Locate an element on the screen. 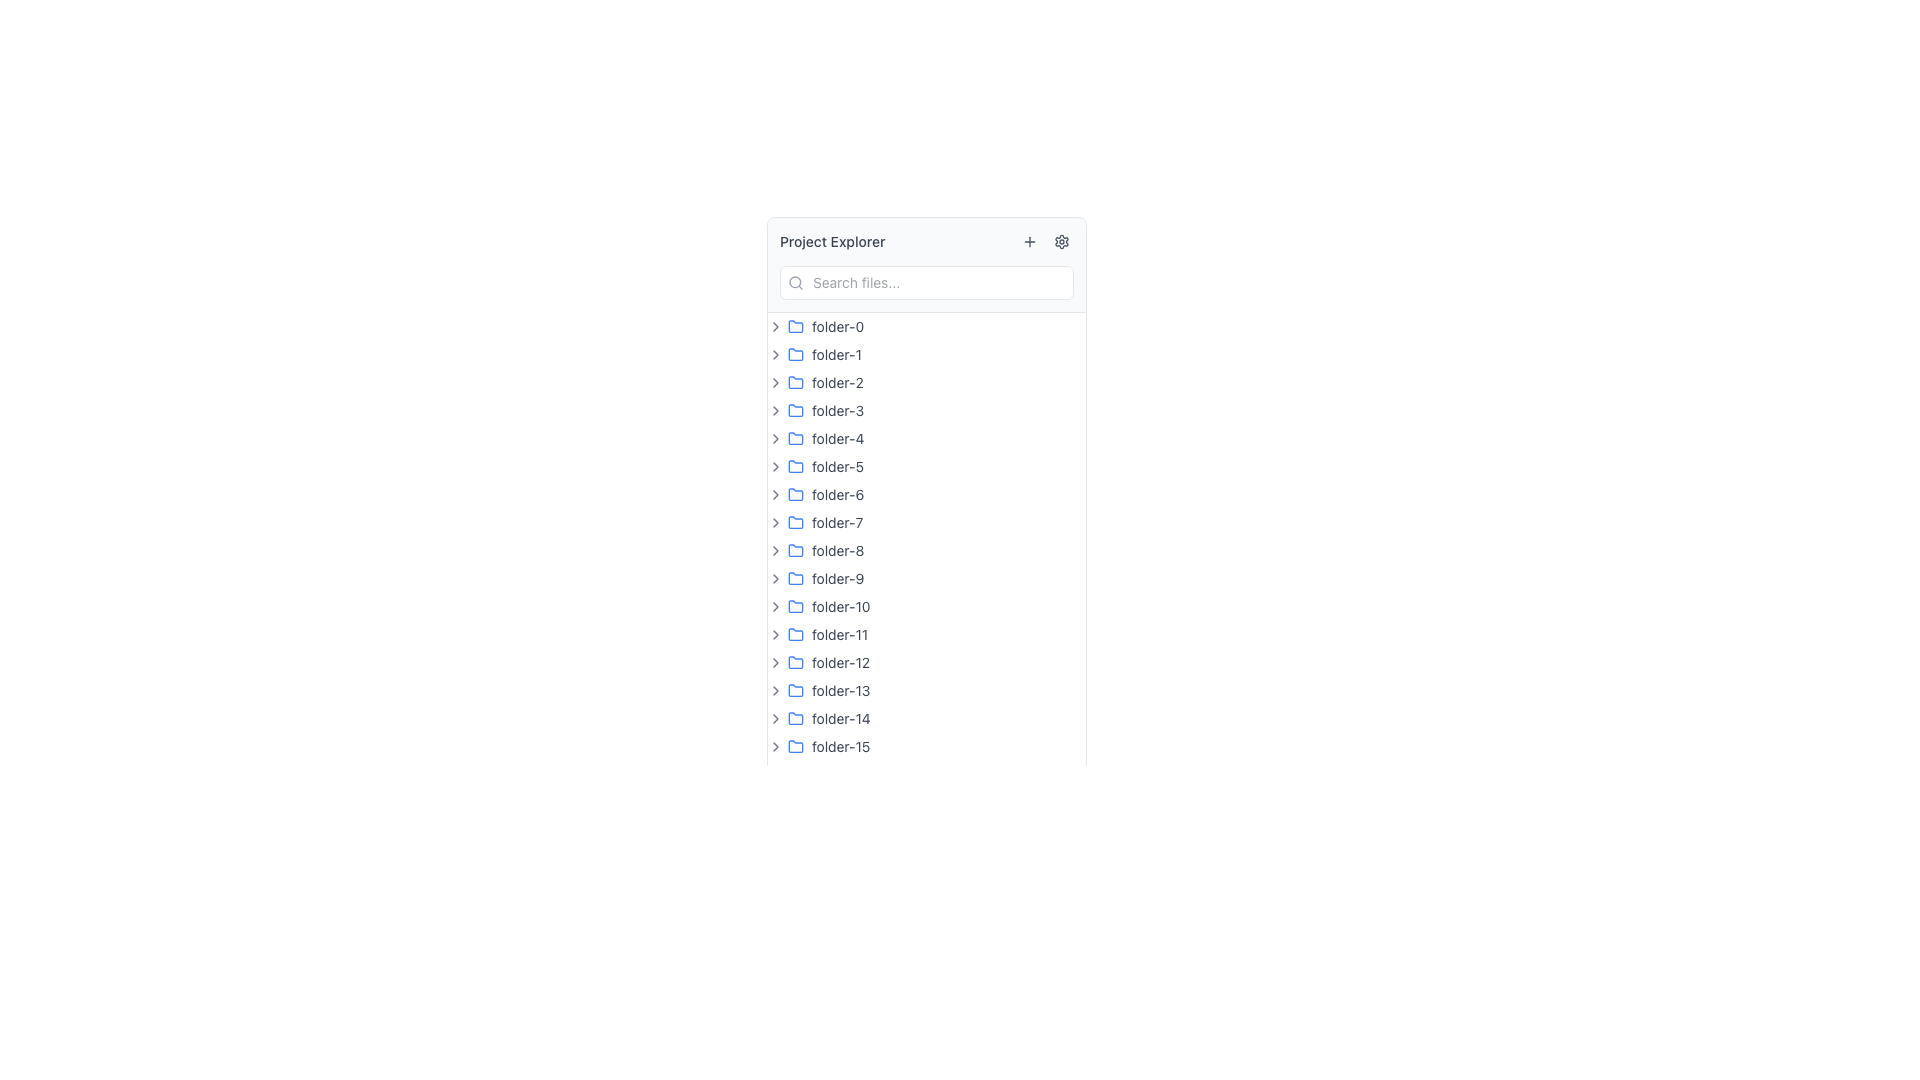  the right-pointing arrow icon button is located at coordinates (775, 466).